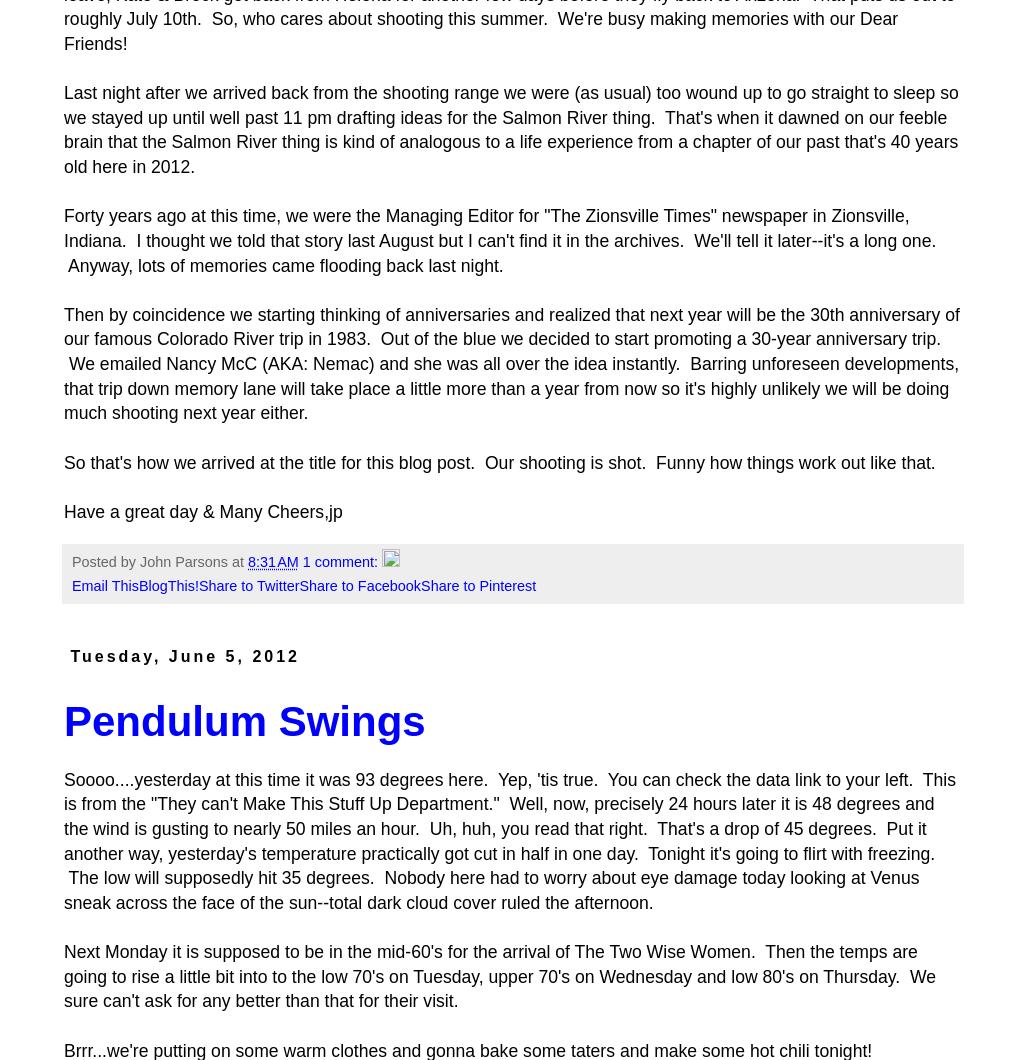  I want to click on 'Share to Facebook', so click(359, 585).